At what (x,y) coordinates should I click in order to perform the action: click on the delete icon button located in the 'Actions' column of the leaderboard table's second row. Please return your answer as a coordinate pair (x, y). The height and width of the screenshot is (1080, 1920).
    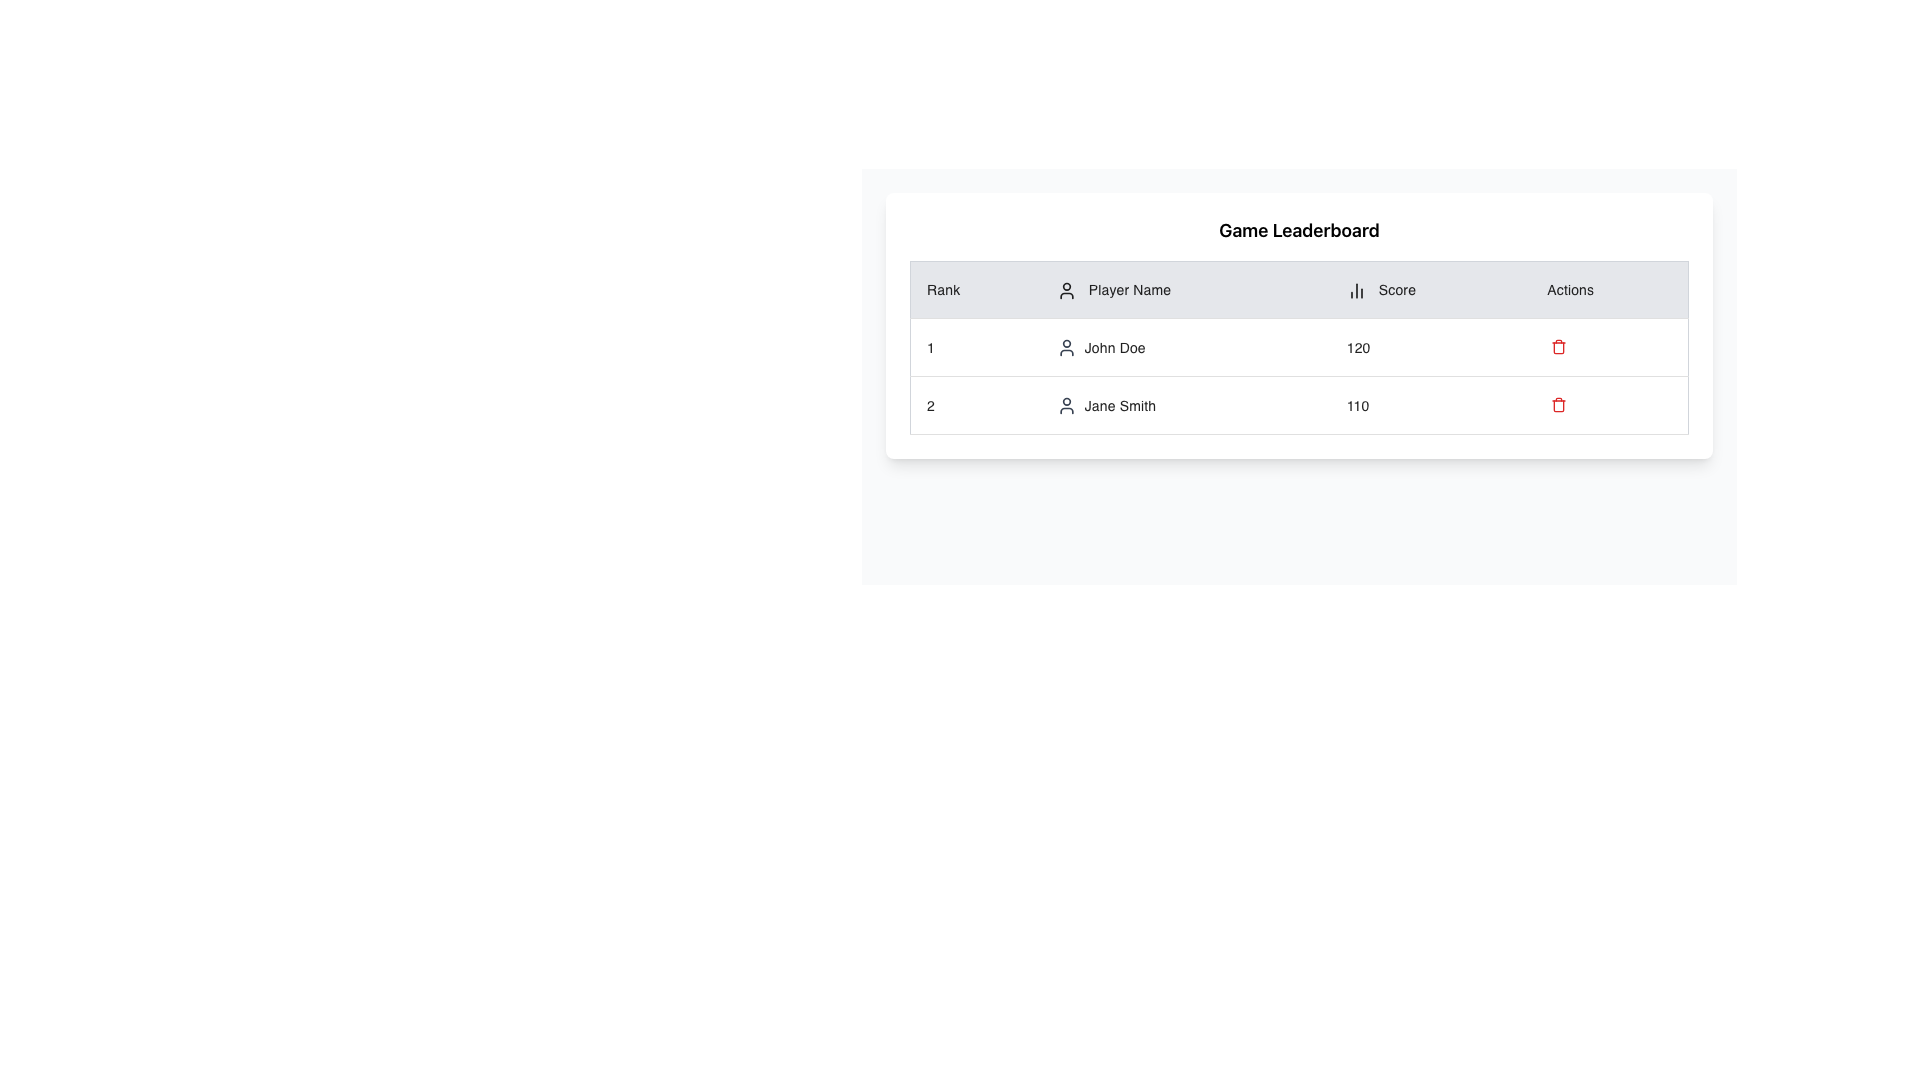
    Looking at the image, I should click on (1558, 346).